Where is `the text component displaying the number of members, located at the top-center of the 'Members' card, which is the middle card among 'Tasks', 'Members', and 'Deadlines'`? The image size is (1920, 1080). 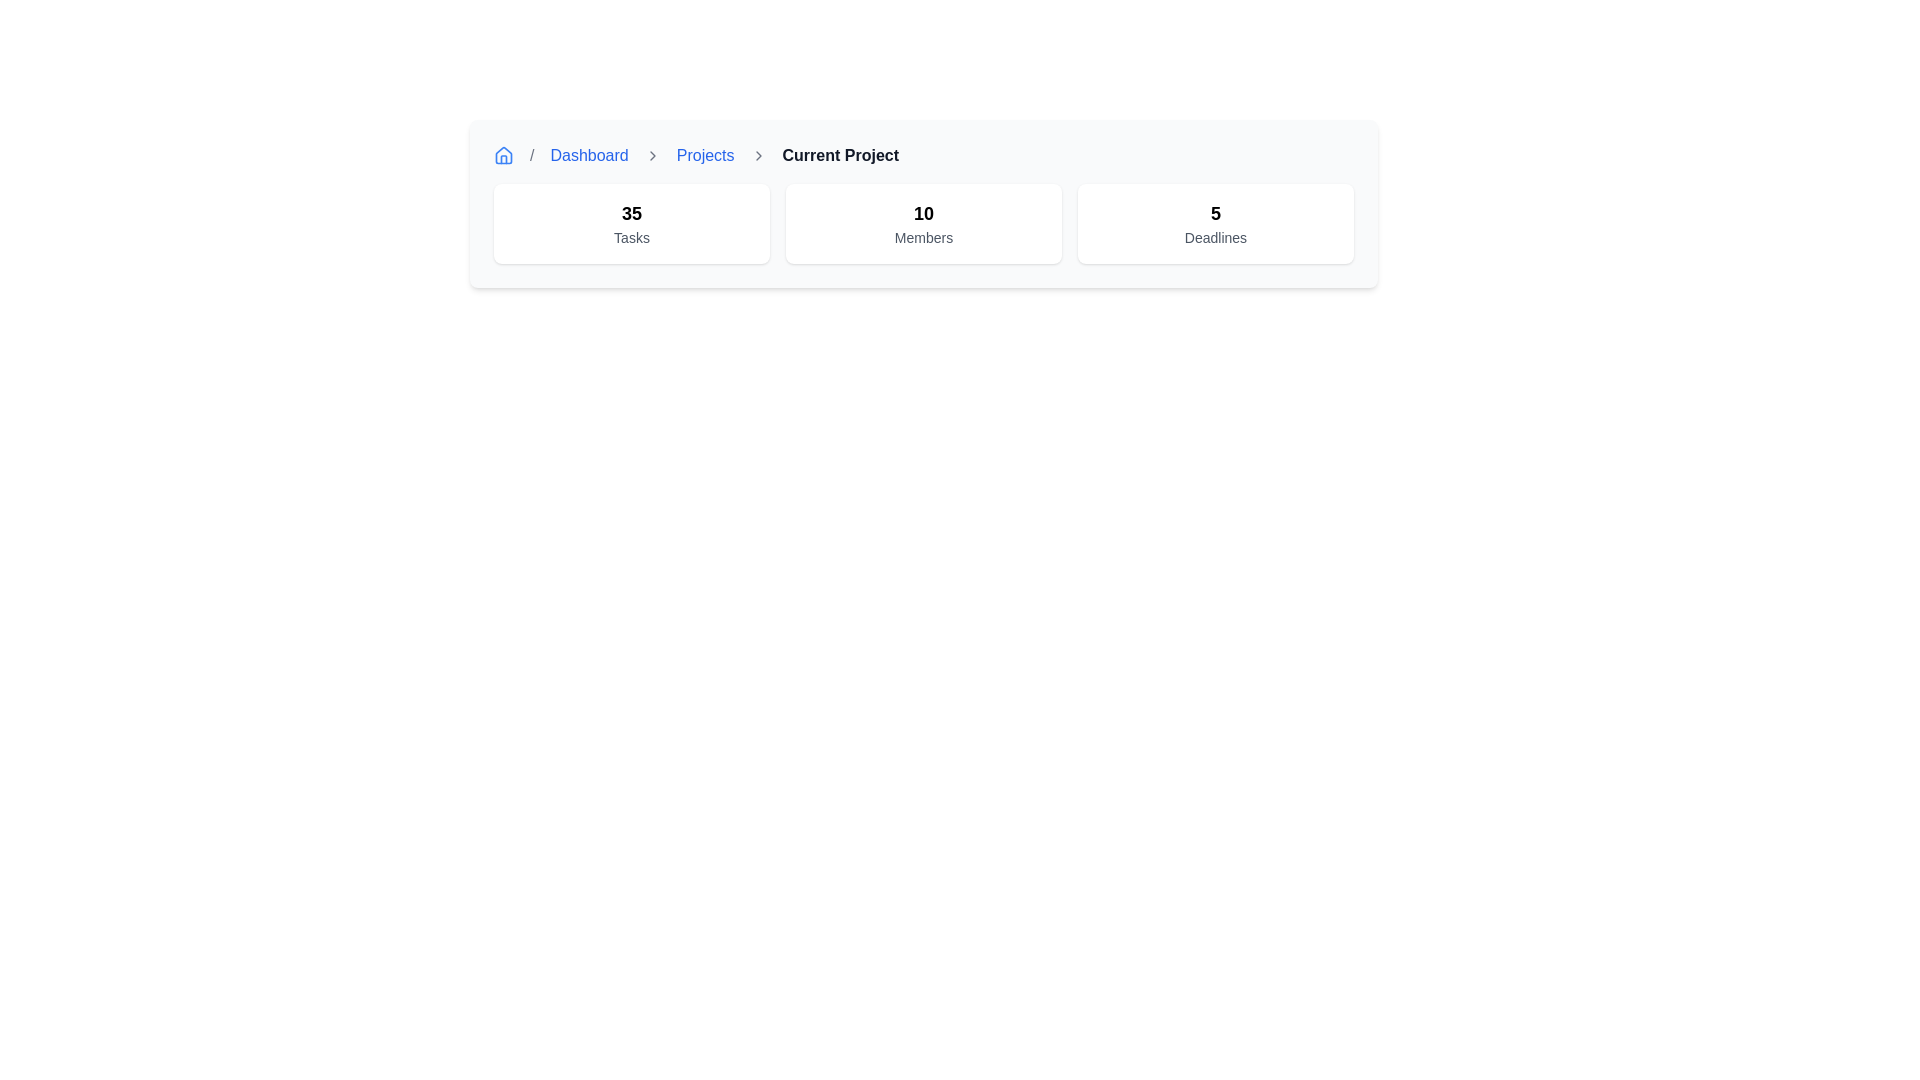
the text component displaying the number of members, located at the top-center of the 'Members' card, which is the middle card among 'Tasks', 'Members', and 'Deadlines' is located at coordinates (923, 213).